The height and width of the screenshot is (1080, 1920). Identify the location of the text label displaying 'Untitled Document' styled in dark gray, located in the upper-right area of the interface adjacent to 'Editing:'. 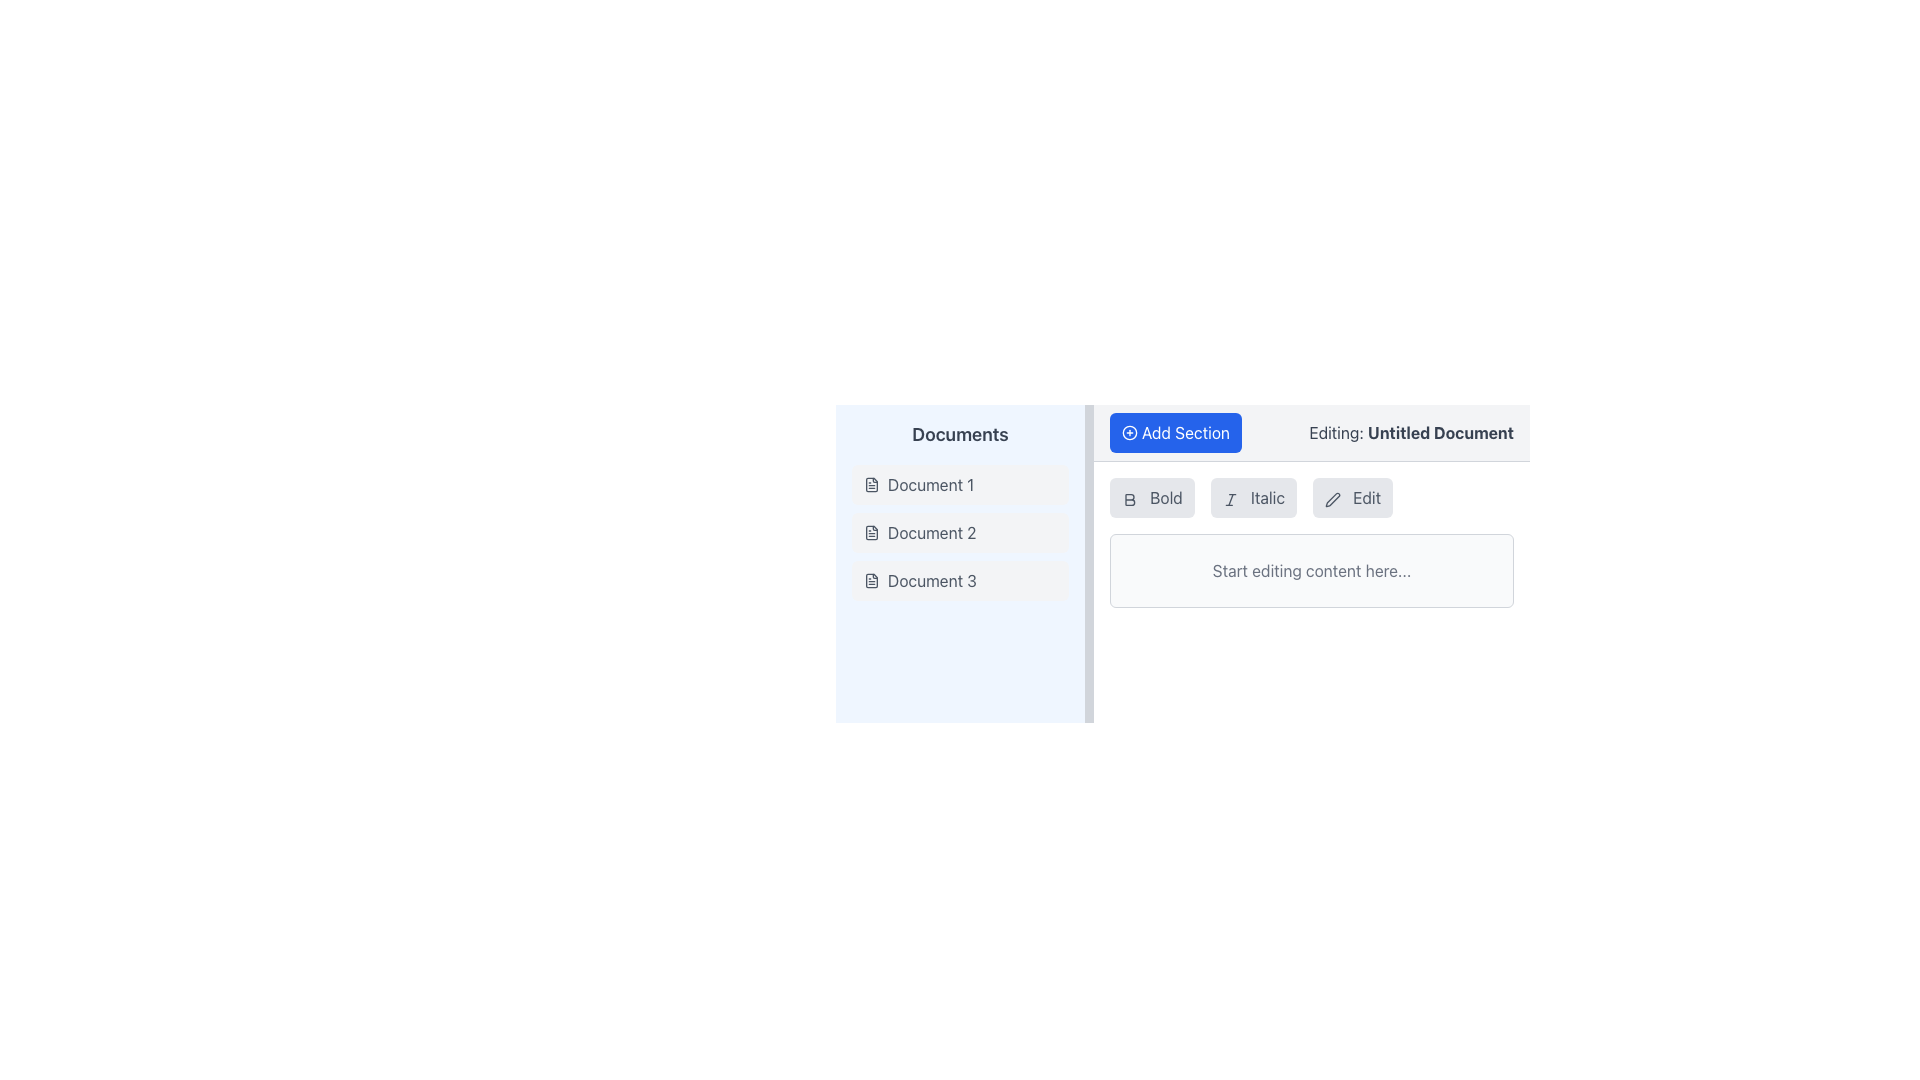
(1440, 431).